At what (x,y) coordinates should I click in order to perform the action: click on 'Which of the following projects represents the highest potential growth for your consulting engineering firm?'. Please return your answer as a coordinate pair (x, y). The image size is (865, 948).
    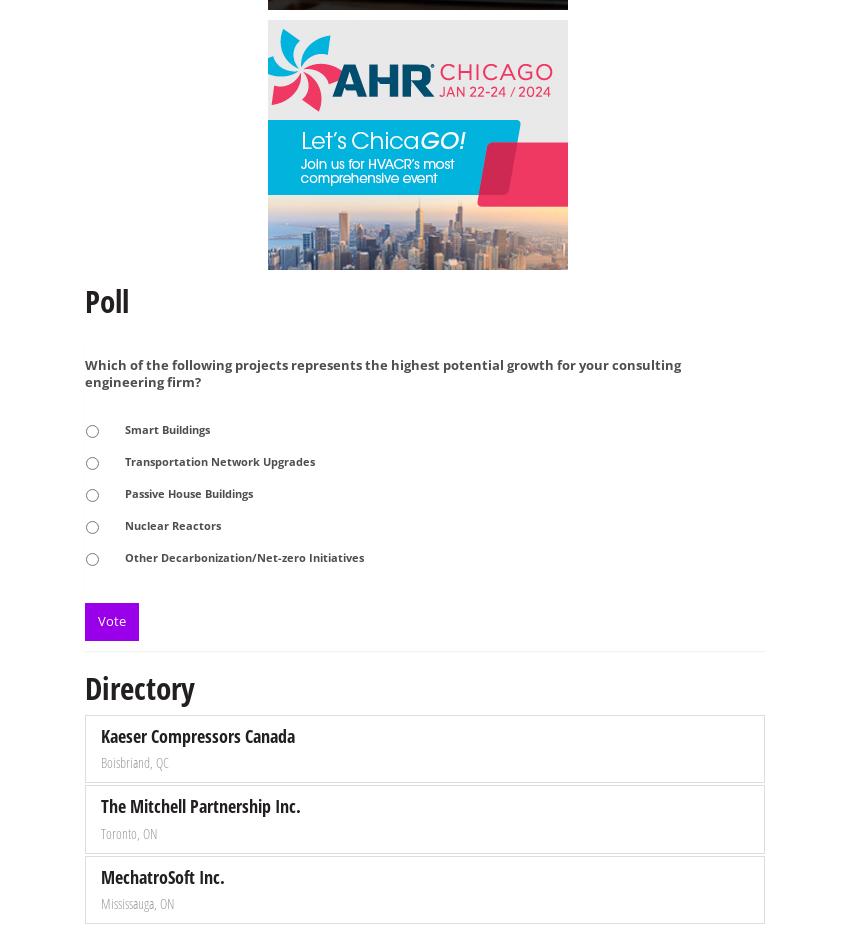
    Looking at the image, I should click on (383, 372).